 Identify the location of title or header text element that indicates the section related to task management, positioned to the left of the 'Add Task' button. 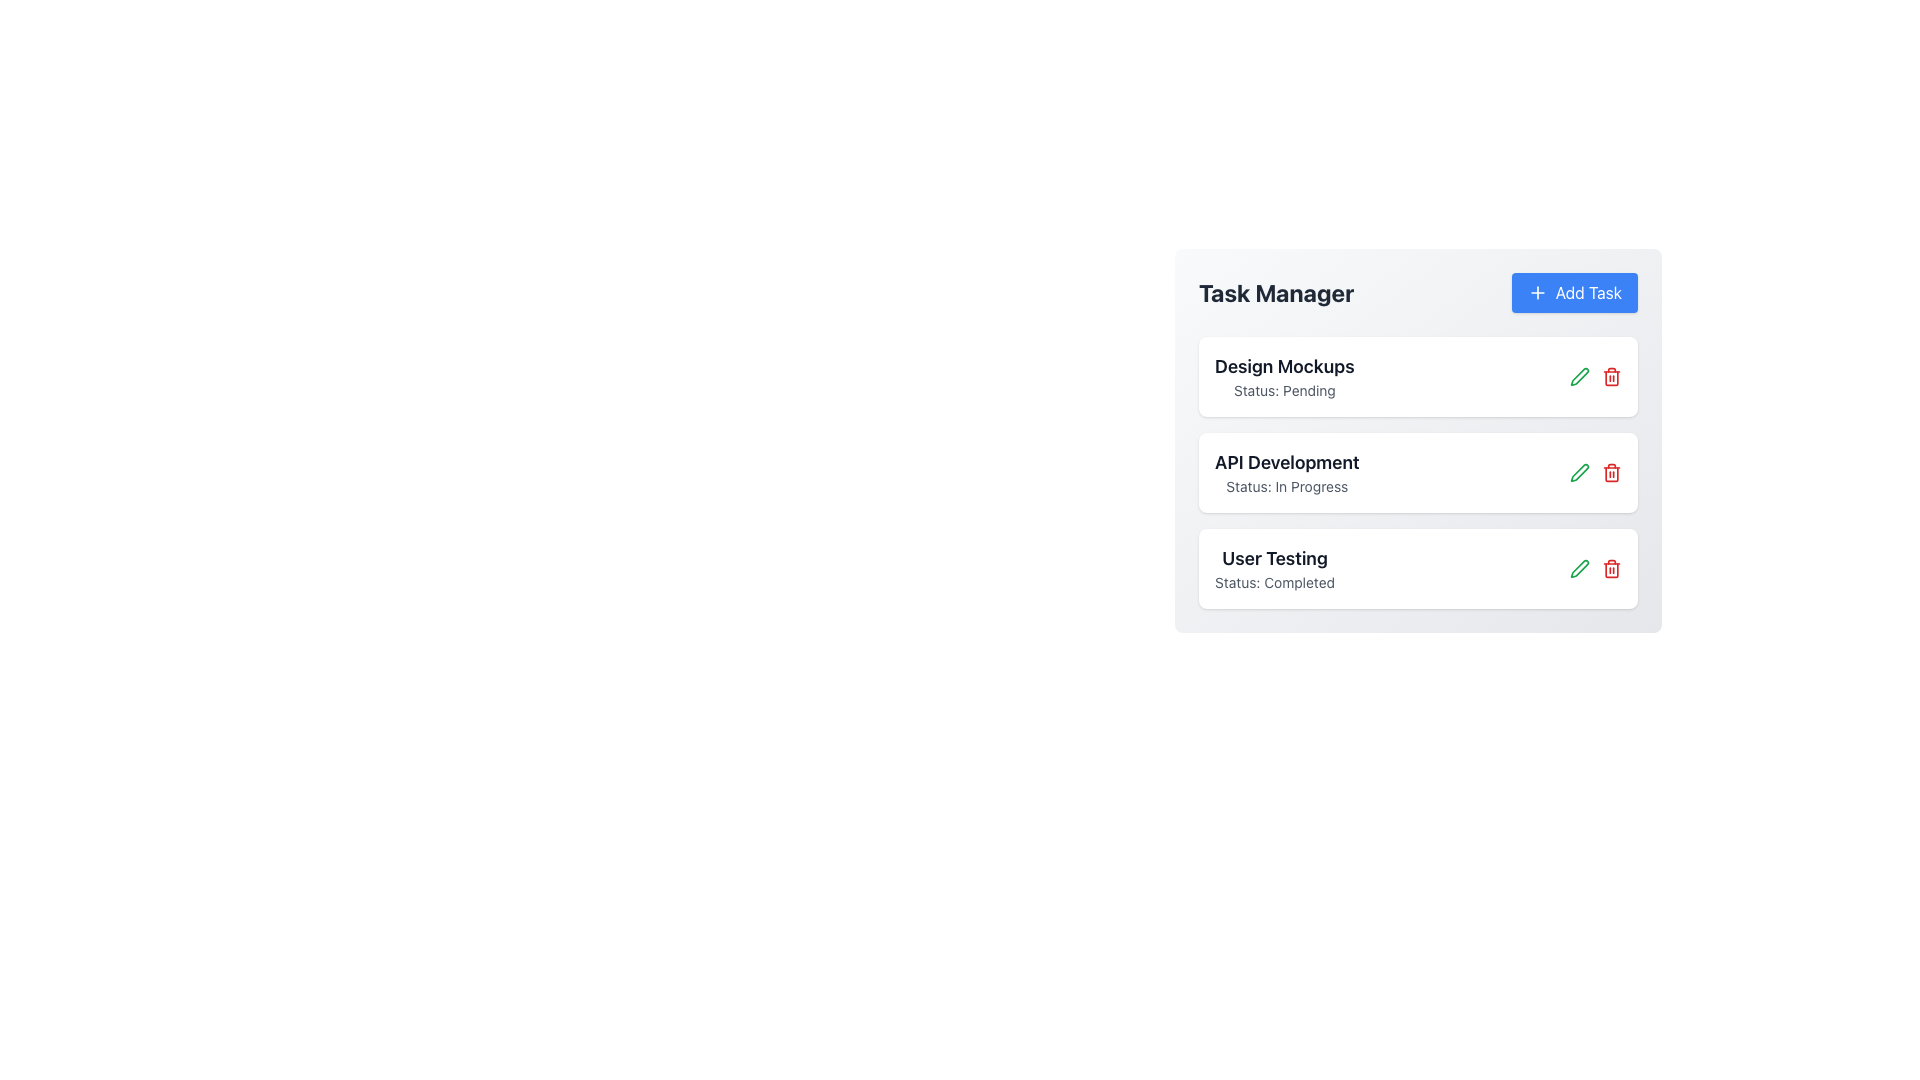
(1275, 293).